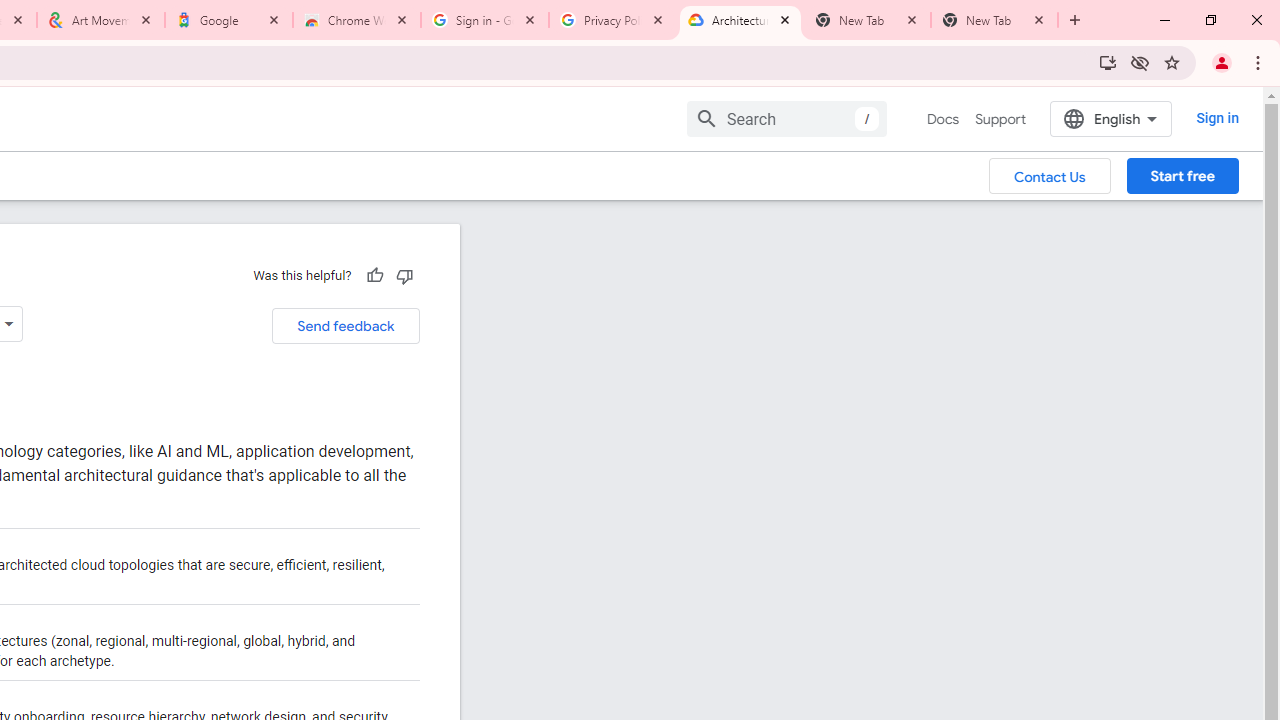 This screenshot has height=720, width=1280. I want to click on 'Chrome Web Store - Color themes by Chrome', so click(357, 20).